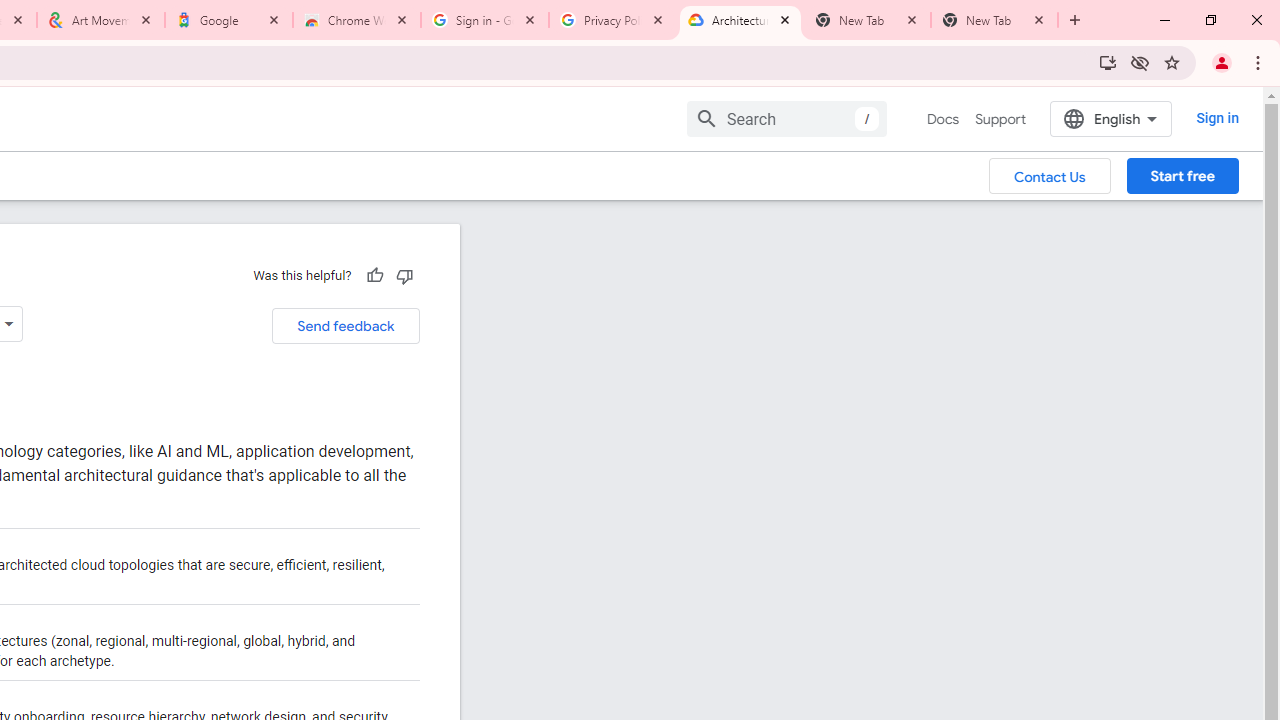 This screenshot has height=720, width=1280. I want to click on 'Chrome Web Store - Color themes by Chrome', so click(357, 20).